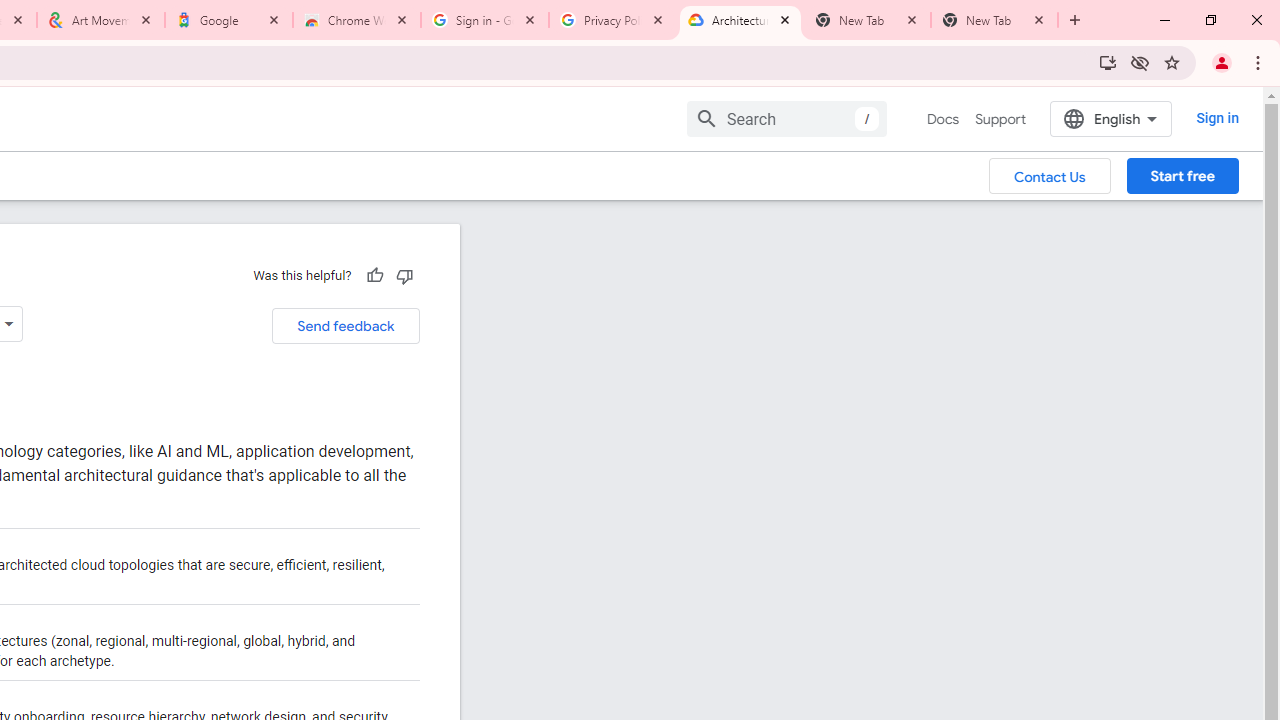 This screenshot has height=720, width=1280. I want to click on 'Chrome Web Store - Color themes by Chrome', so click(357, 20).